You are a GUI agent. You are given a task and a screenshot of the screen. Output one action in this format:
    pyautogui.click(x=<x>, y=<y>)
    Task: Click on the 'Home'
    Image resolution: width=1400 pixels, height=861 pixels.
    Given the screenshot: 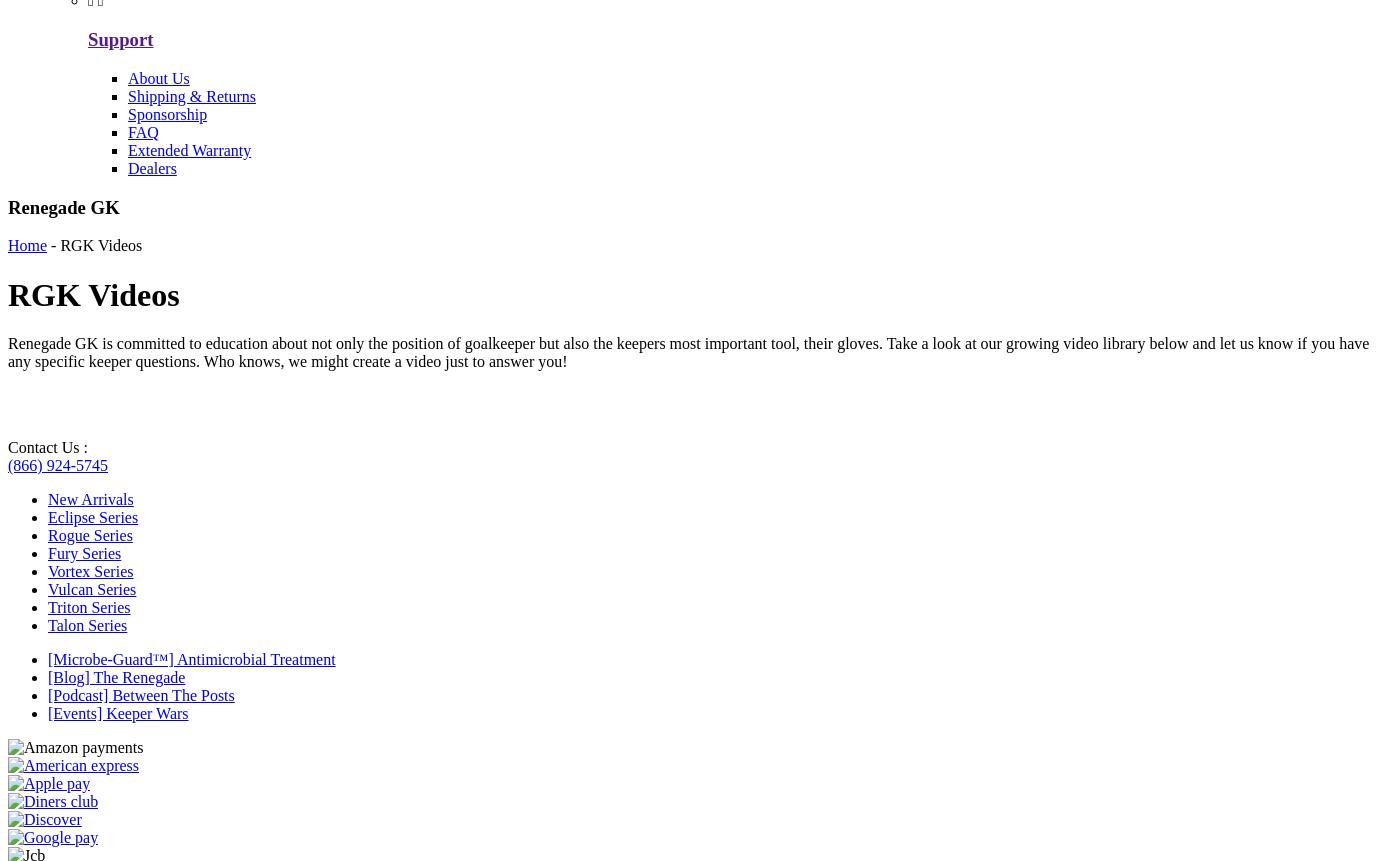 What is the action you would take?
    pyautogui.click(x=27, y=244)
    